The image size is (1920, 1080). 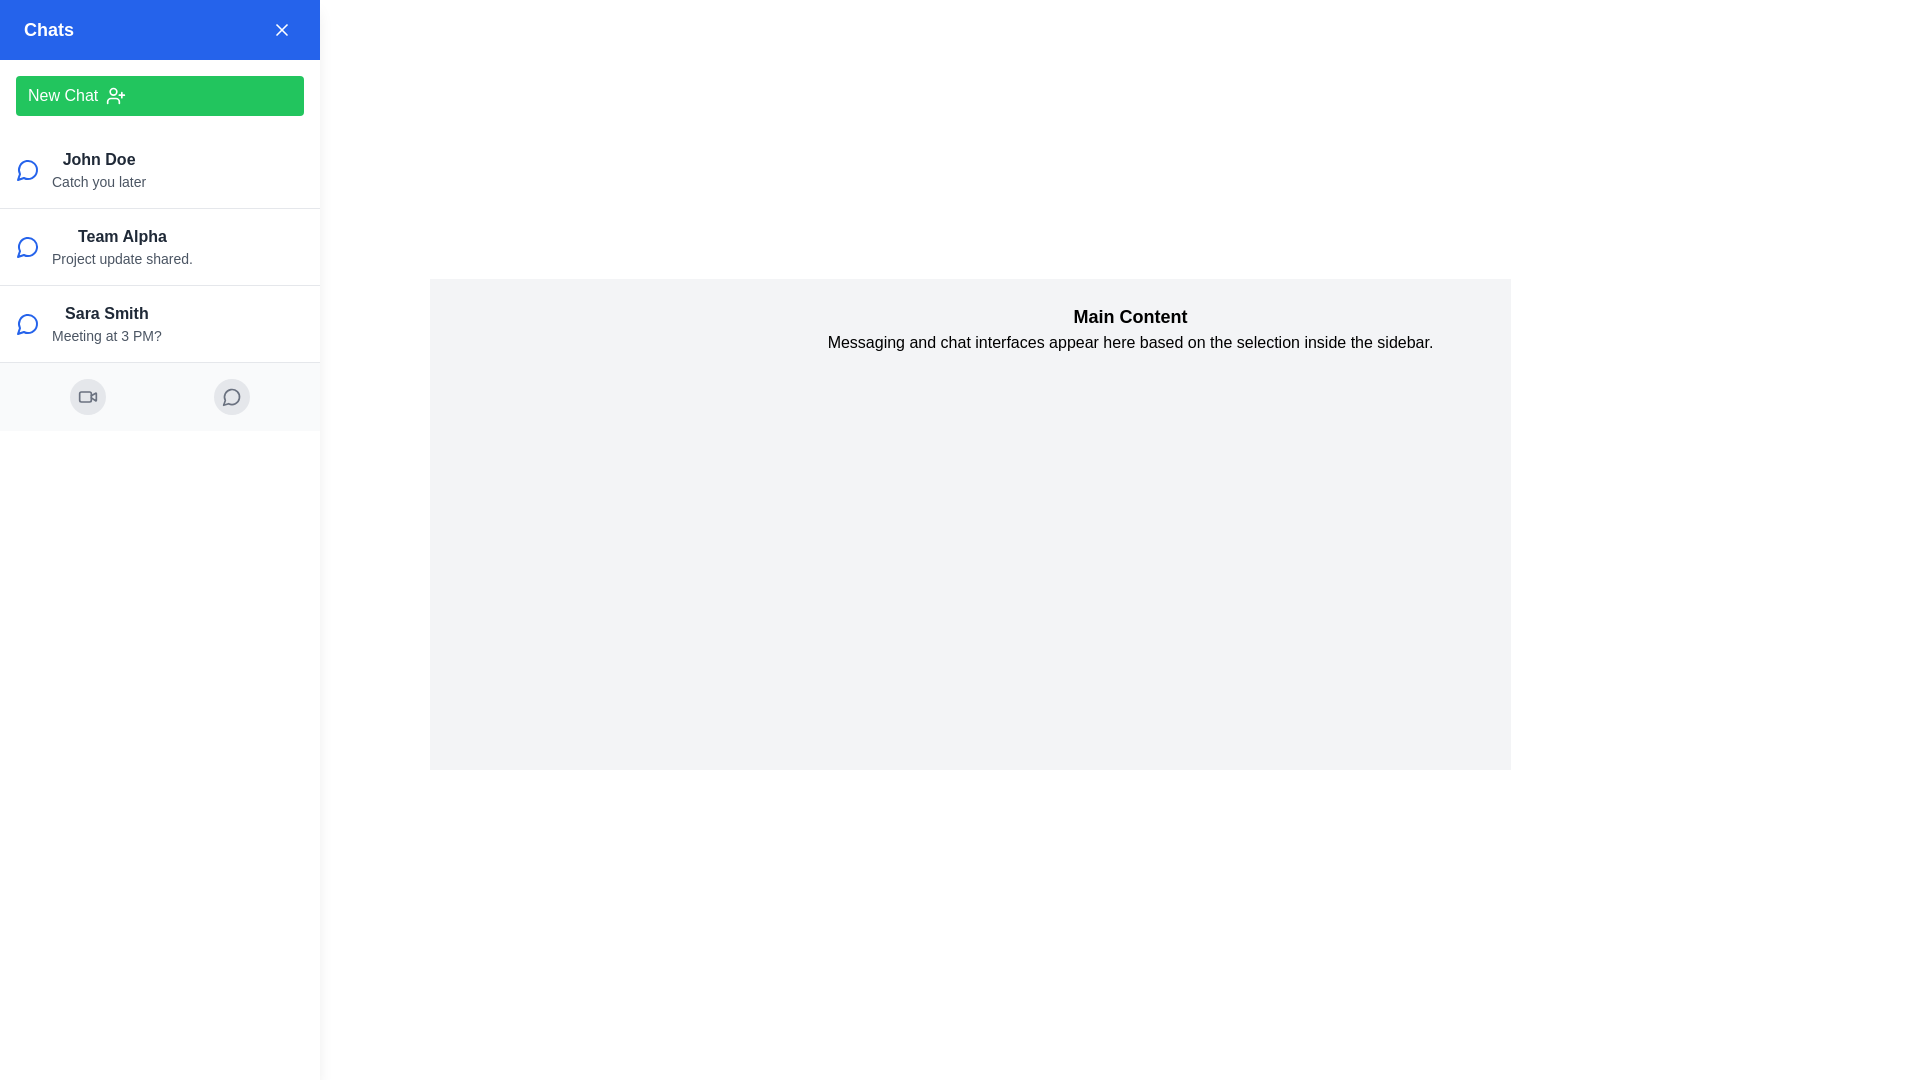 What do you see at coordinates (121, 245) in the screenshot?
I see `the Chat entry text block for 'Team Alpha', located` at bounding box center [121, 245].